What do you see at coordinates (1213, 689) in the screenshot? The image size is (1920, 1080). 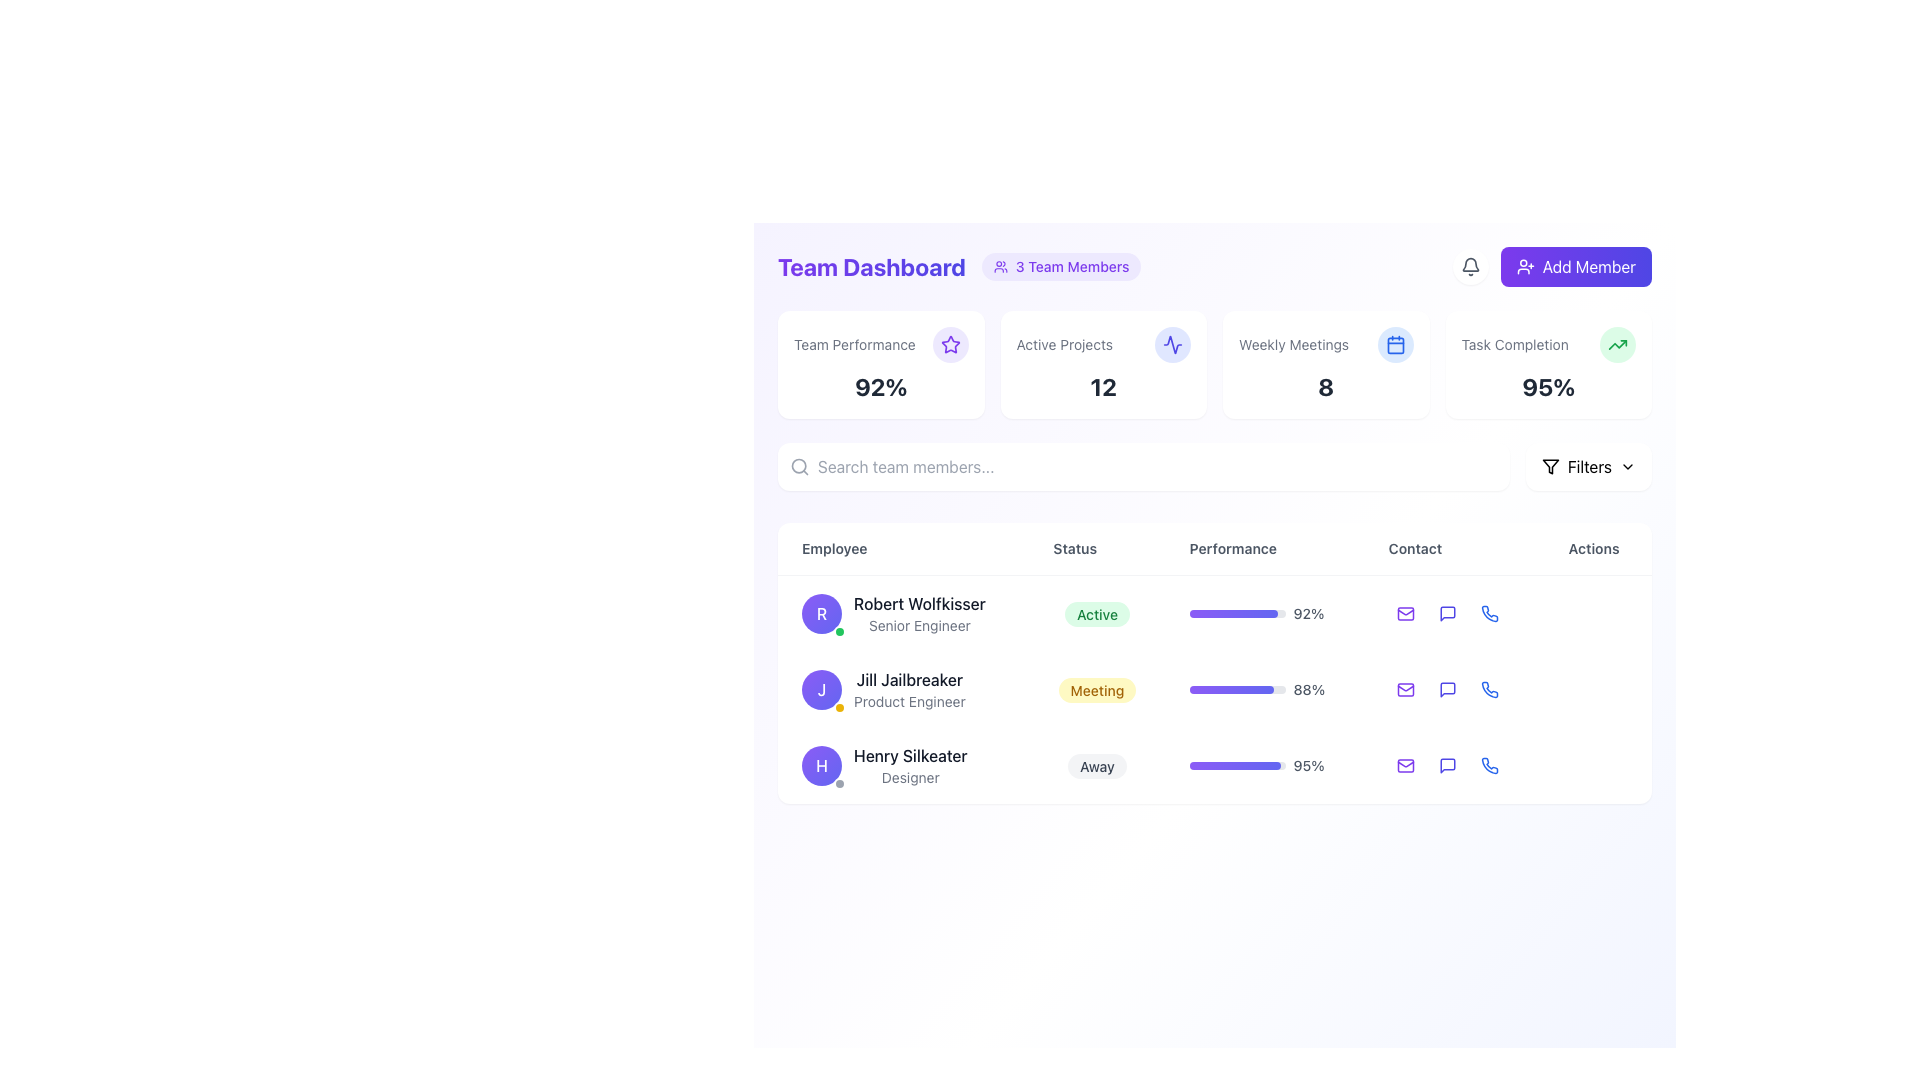 I see `the performance bar of the second list item in the 'Team Dashboard' section, which displays details about a team member` at bounding box center [1213, 689].